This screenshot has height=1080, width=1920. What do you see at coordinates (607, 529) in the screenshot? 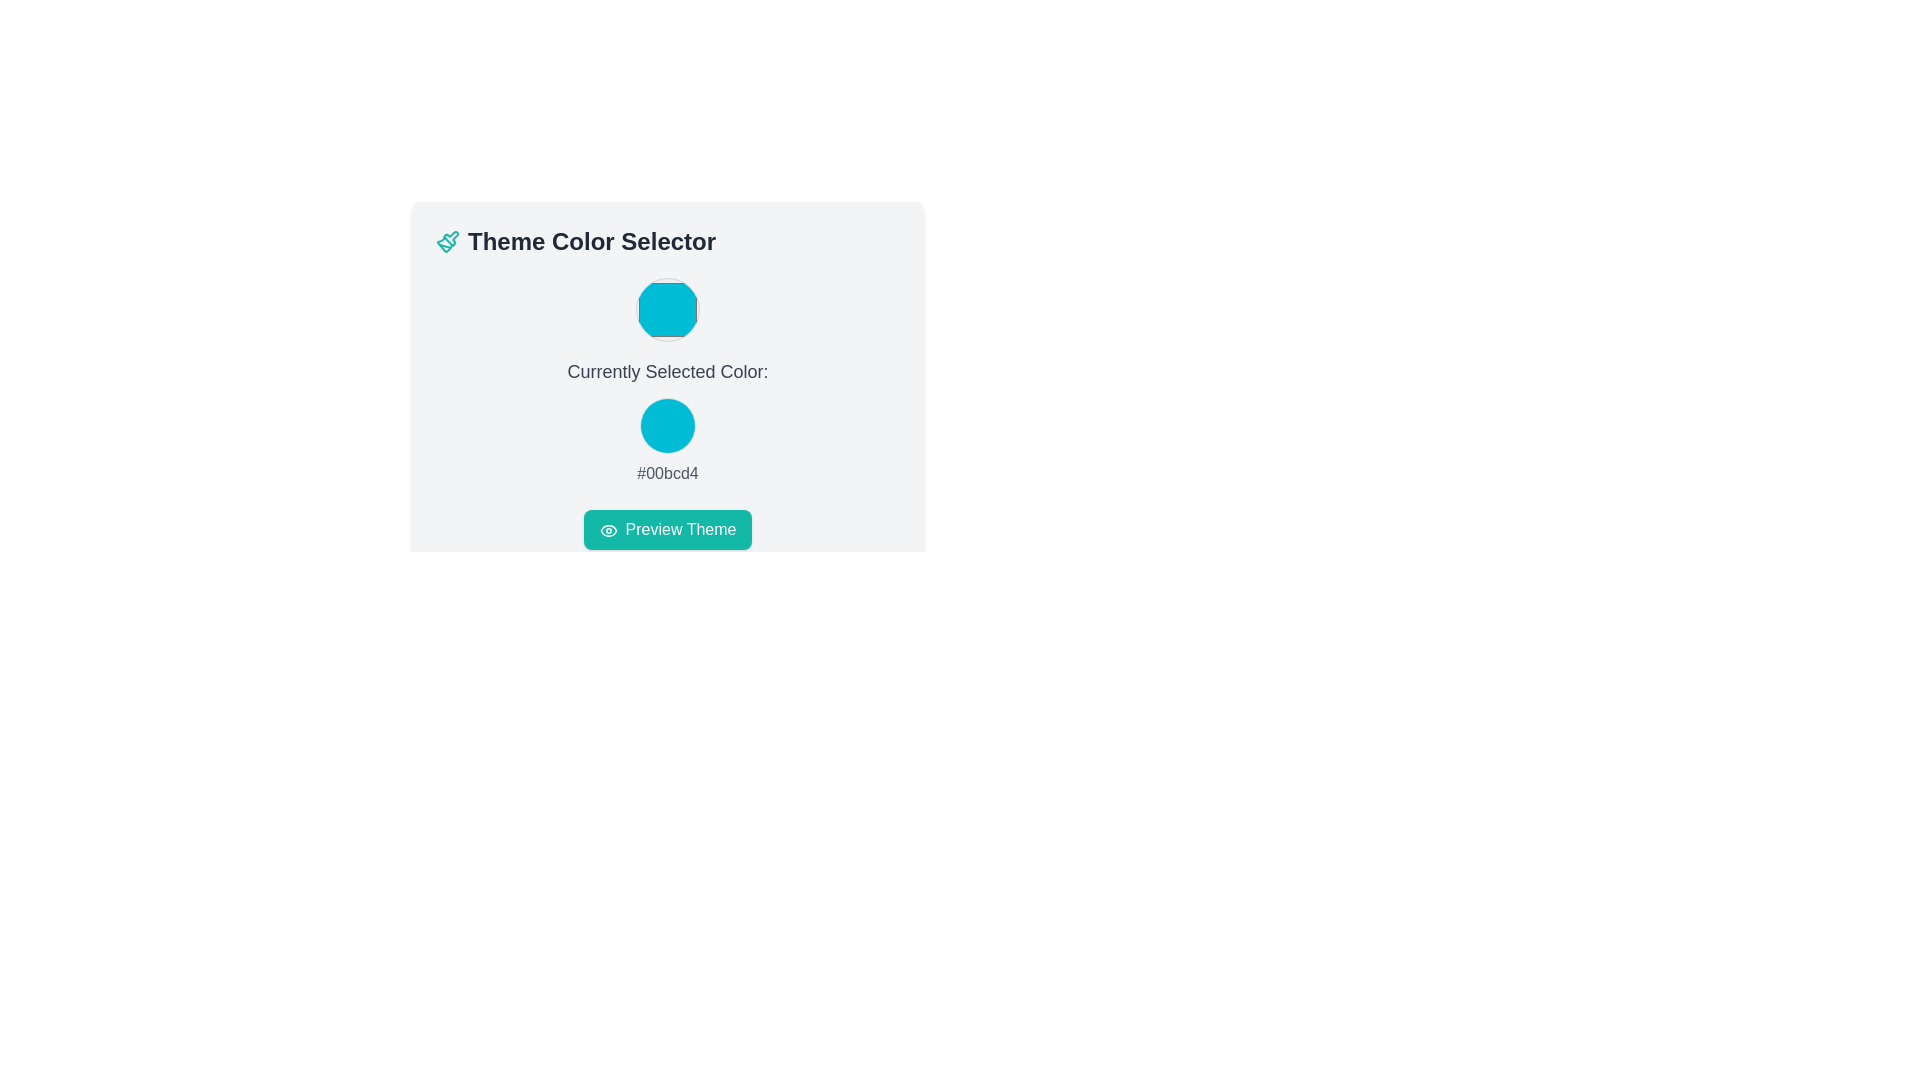
I see `the outer contour of the eye figure, which is styled with a thin teal outline and is located near the top center of the theme color selection interface` at bounding box center [607, 529].